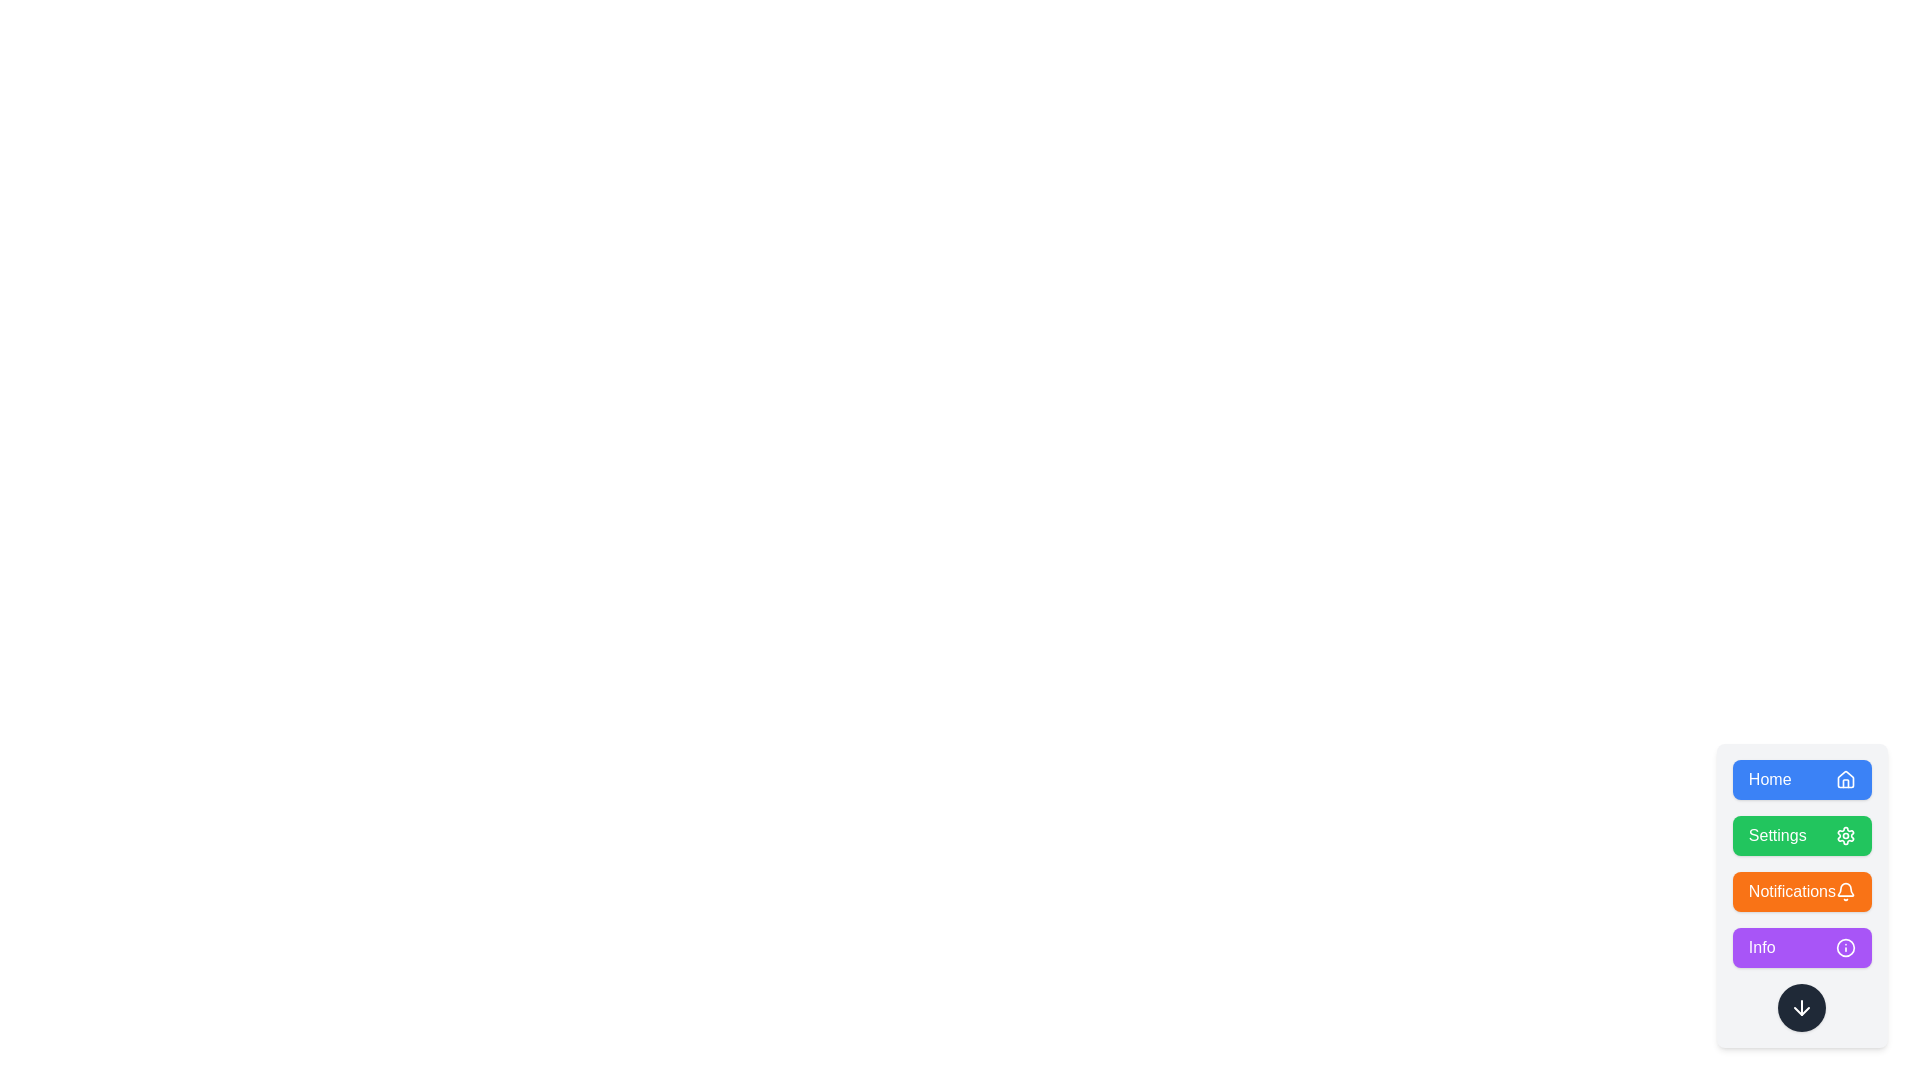  I want to click on the Notifications button in the ThemedSpeedDial component, so click(1802, 890).